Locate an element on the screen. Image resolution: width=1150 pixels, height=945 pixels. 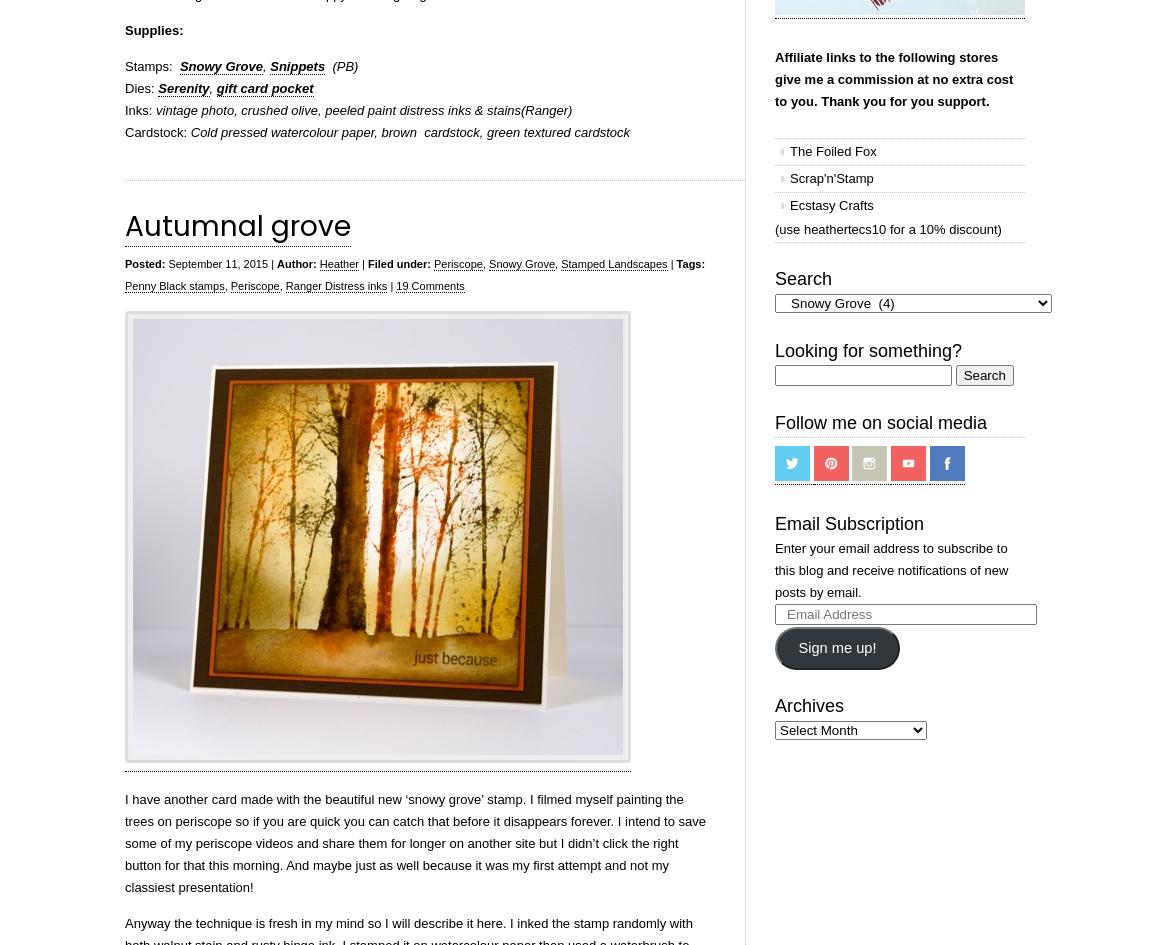
'vintage photo, crushed olive, peeled paint distress inks & stains(Ranger)' is located at coordinates (155, 109).